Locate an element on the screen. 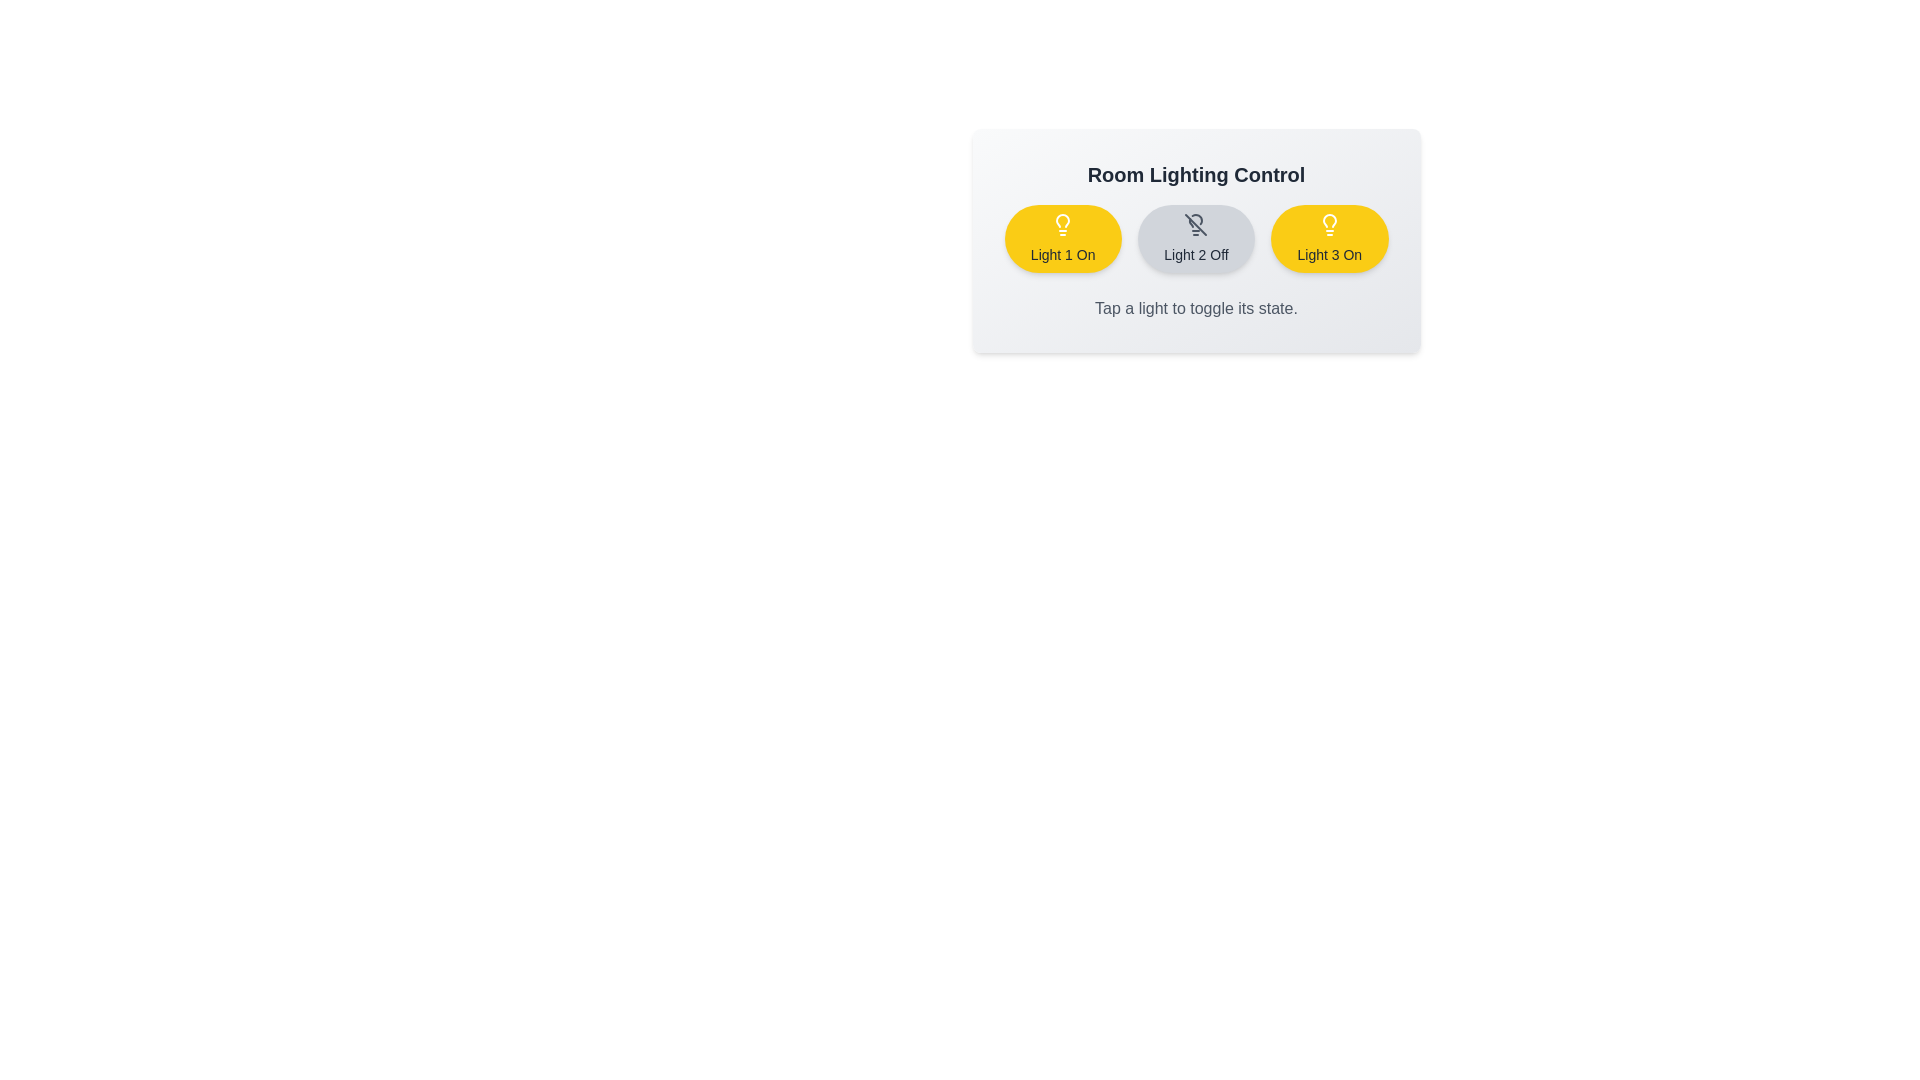 This screenshot has width=1920, height=1080. the button corresponding to Light 2 to toggle its state is located at coordinates (1196, 238).